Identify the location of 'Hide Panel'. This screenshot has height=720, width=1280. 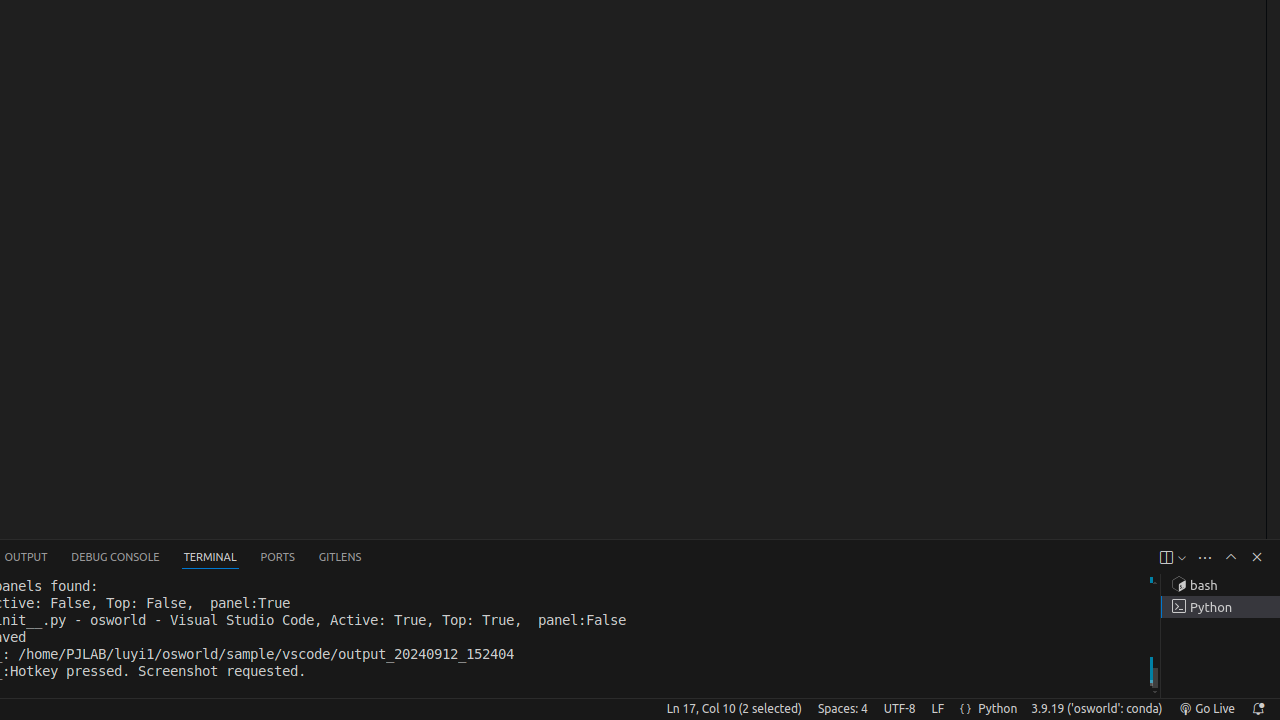
(1255, 556).